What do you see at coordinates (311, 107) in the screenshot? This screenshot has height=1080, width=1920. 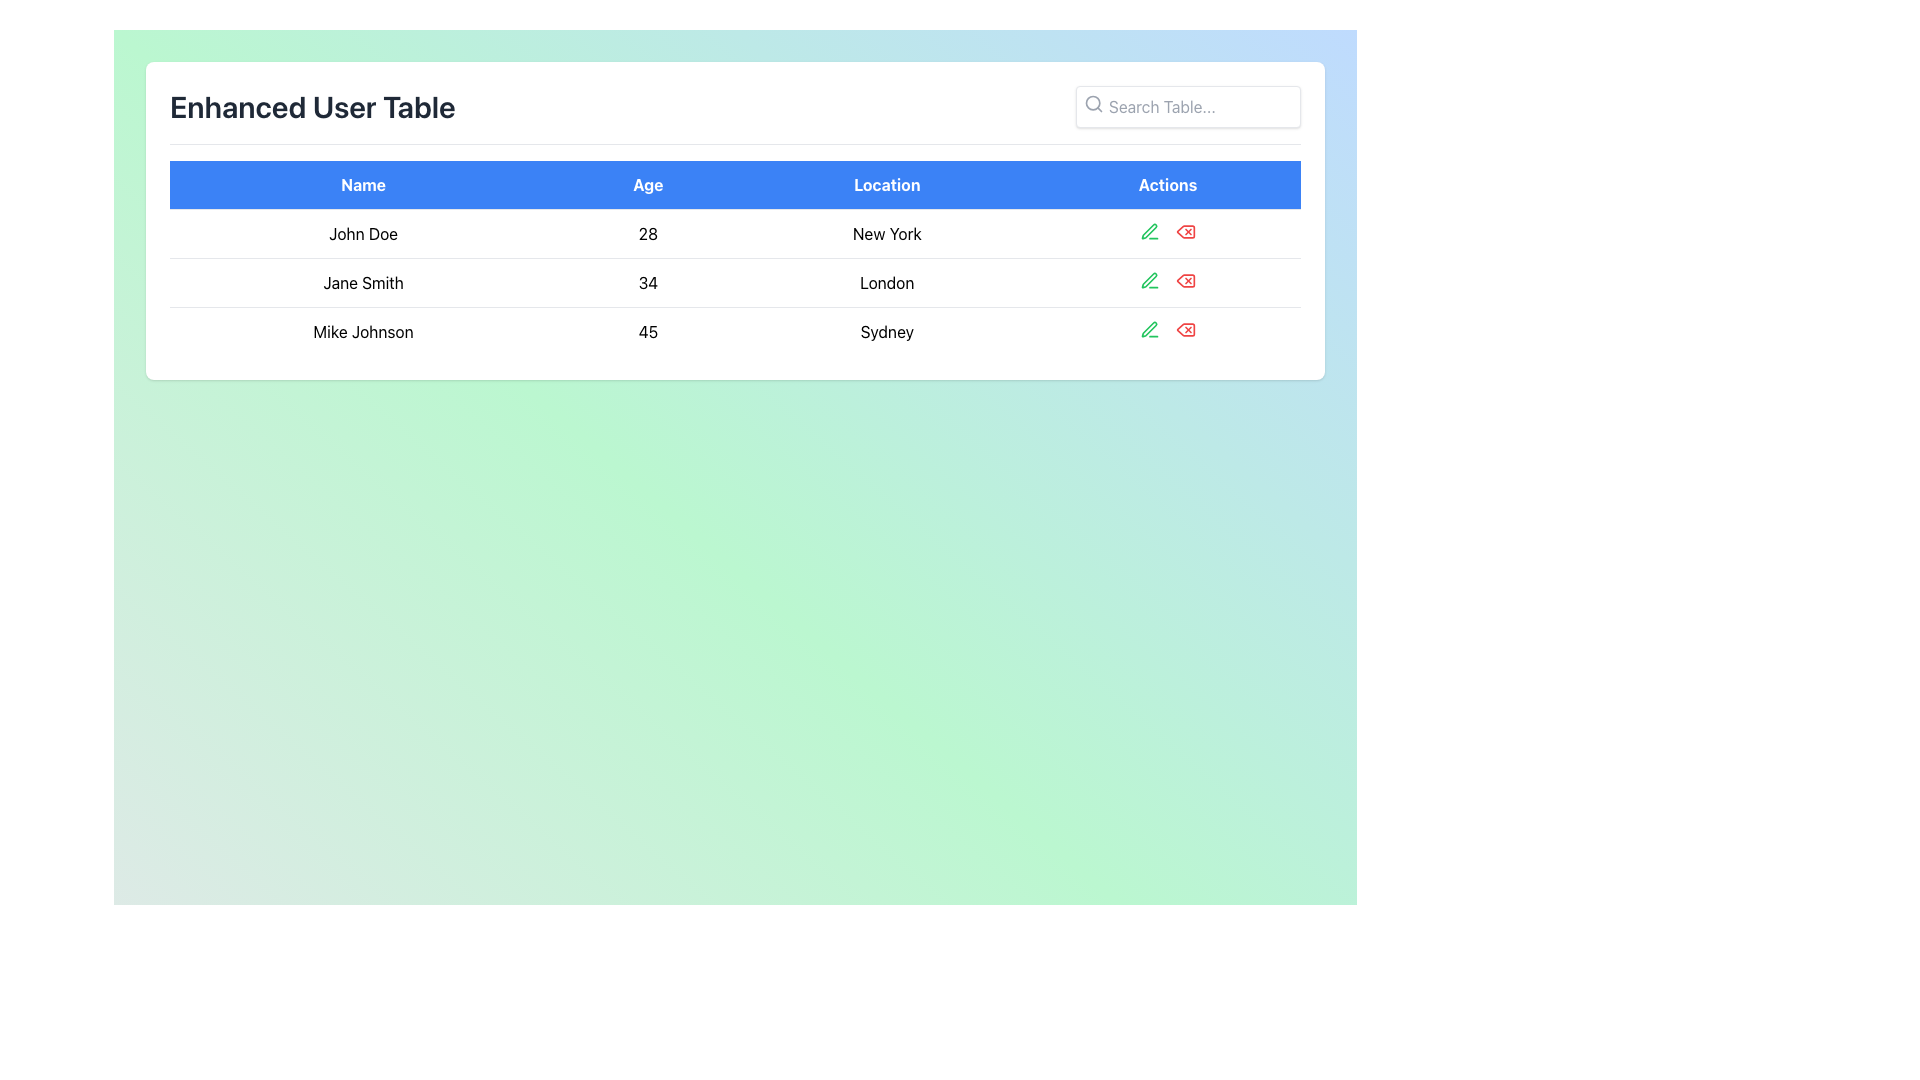 I see `text label displaying 'Enhanced User Table' located at the top-left area of the interface, adjacent to the search bar` at bounding box center [311, 107].